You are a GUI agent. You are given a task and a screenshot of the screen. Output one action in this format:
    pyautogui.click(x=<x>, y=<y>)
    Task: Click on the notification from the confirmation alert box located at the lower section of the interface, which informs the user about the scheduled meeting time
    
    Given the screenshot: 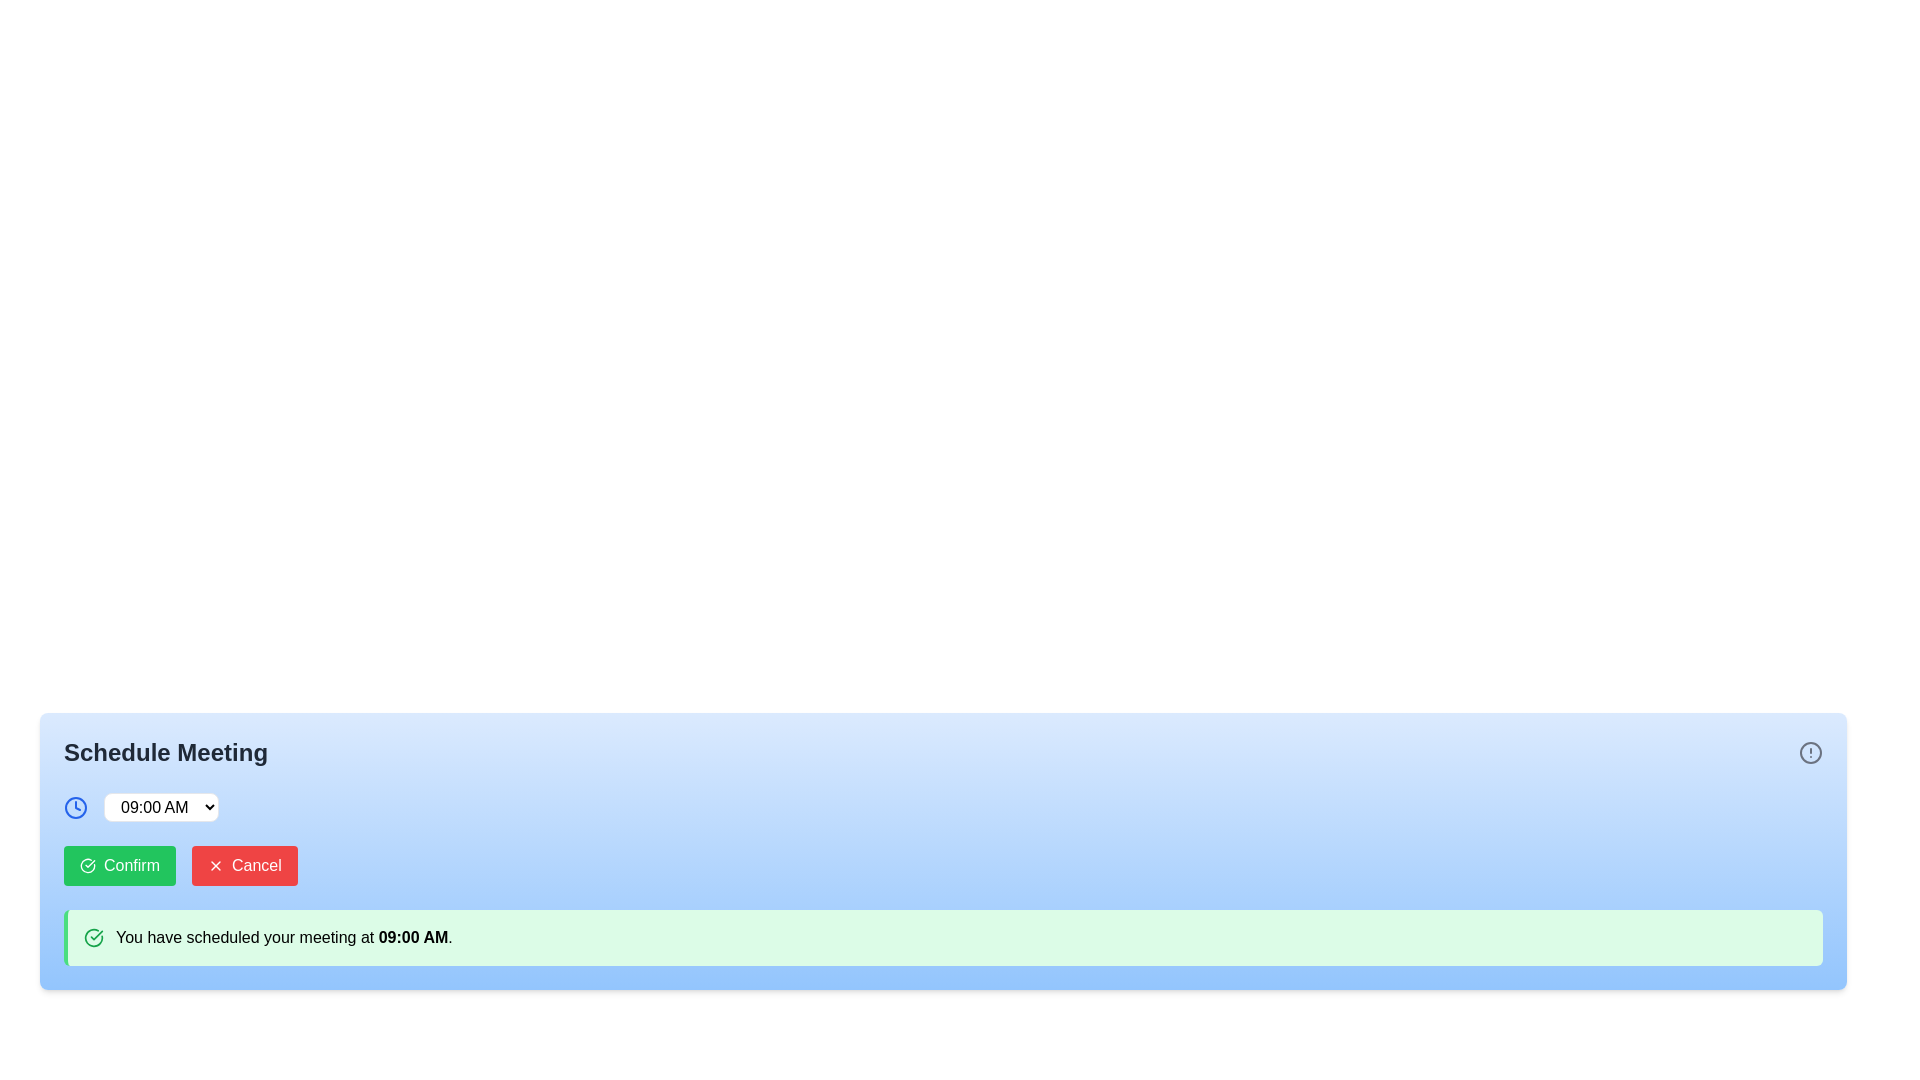 What is the action you would take?
    pyautogui.click(x=942, y=937)
    